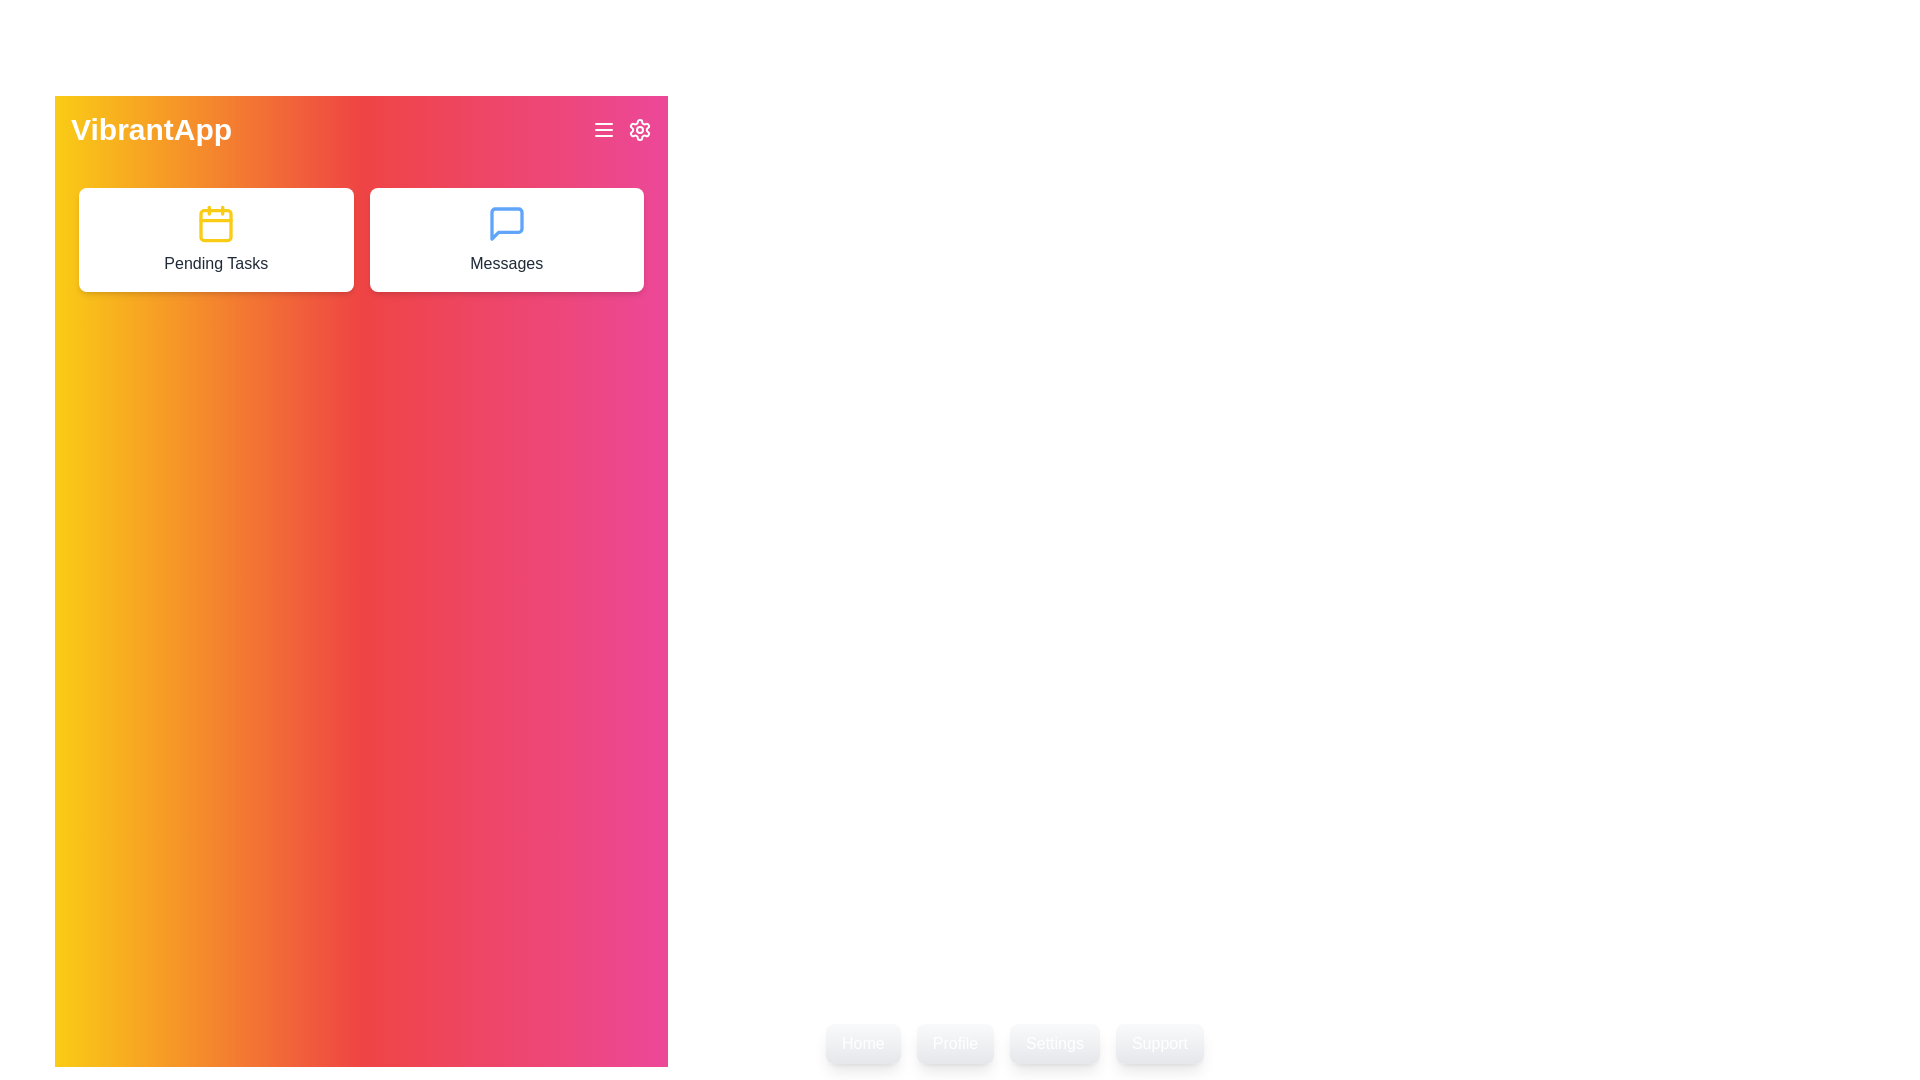 This screenshot has height=1080, width=1920. Describe the element at coordinates (863, 1043) in the screenshot. I see `the 'Home' button in the footer` at that location.